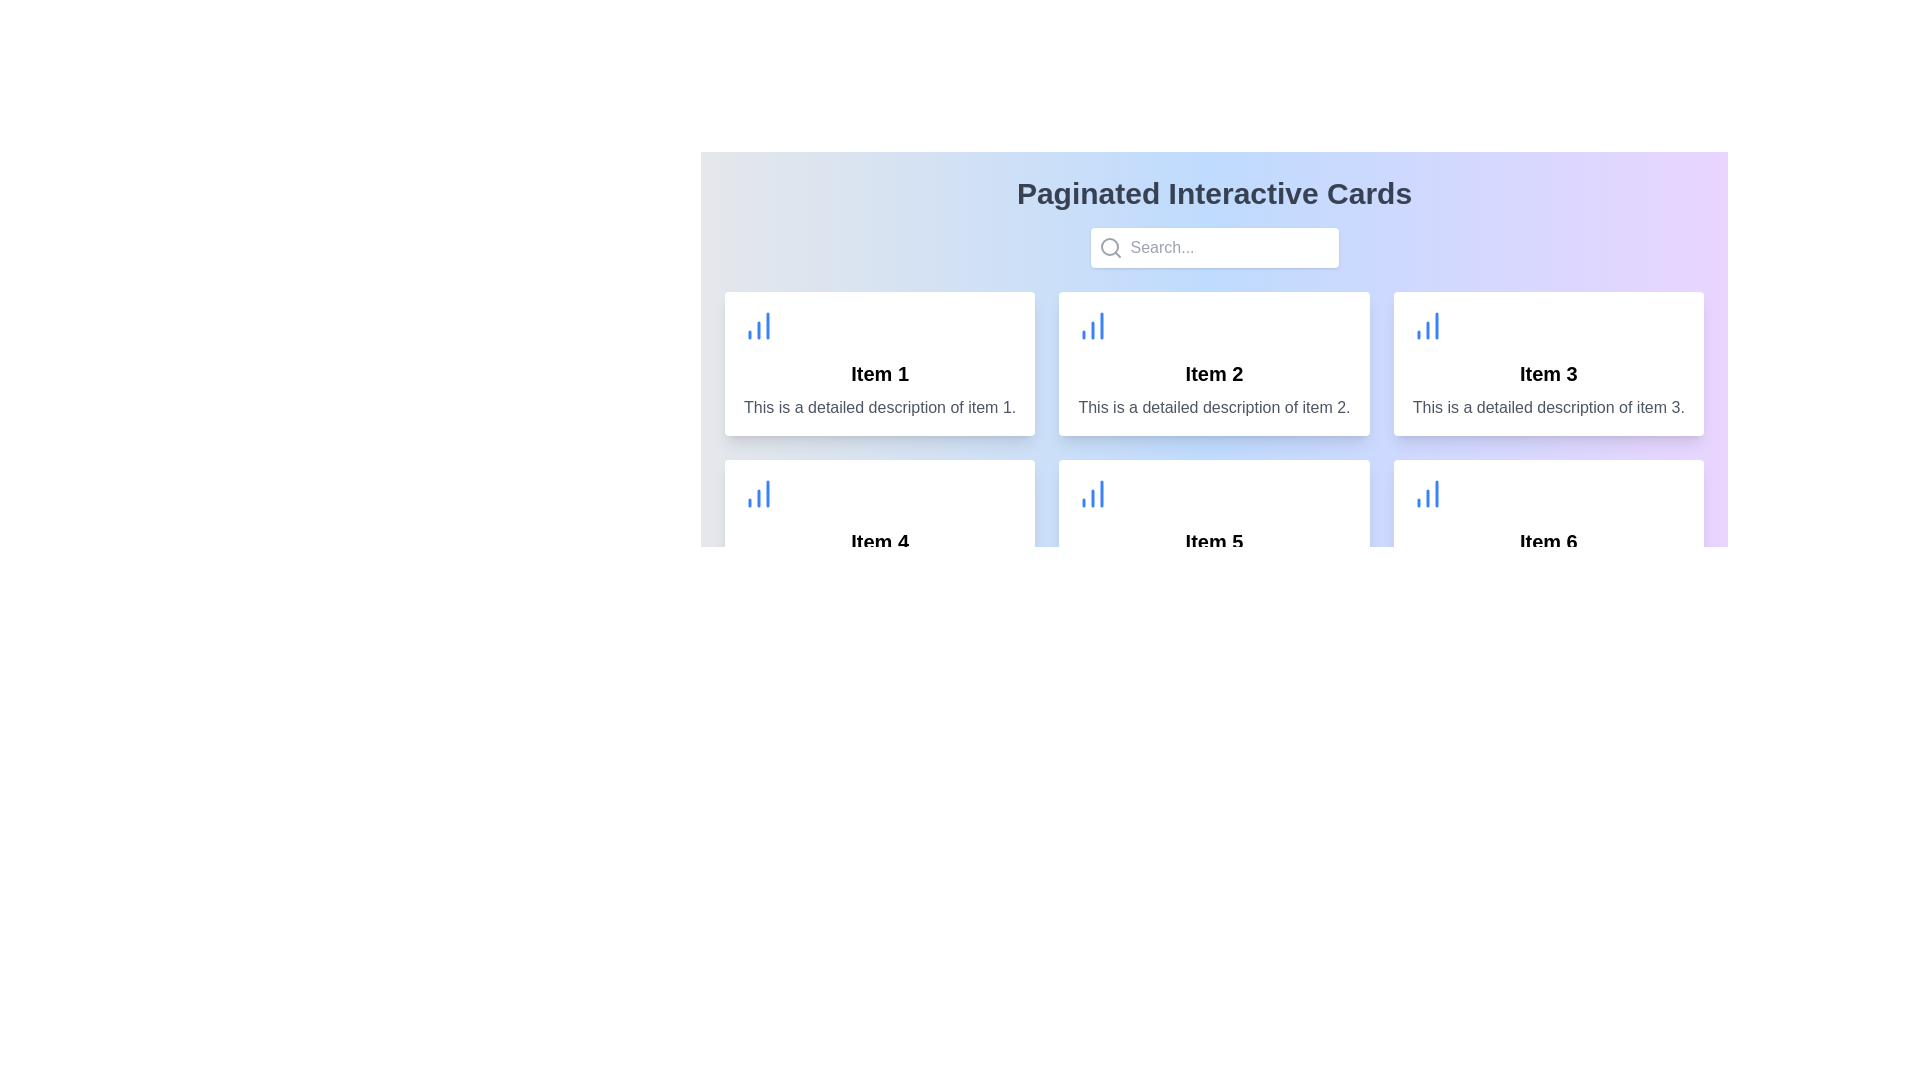  What do you see at coordinates (1213, 542) in the screenshot?
I see `the 'Item 5' text label, which is prominently styled and positioned above a smaller descriptive text, for repositioning` at bounding box center [1213, 542].